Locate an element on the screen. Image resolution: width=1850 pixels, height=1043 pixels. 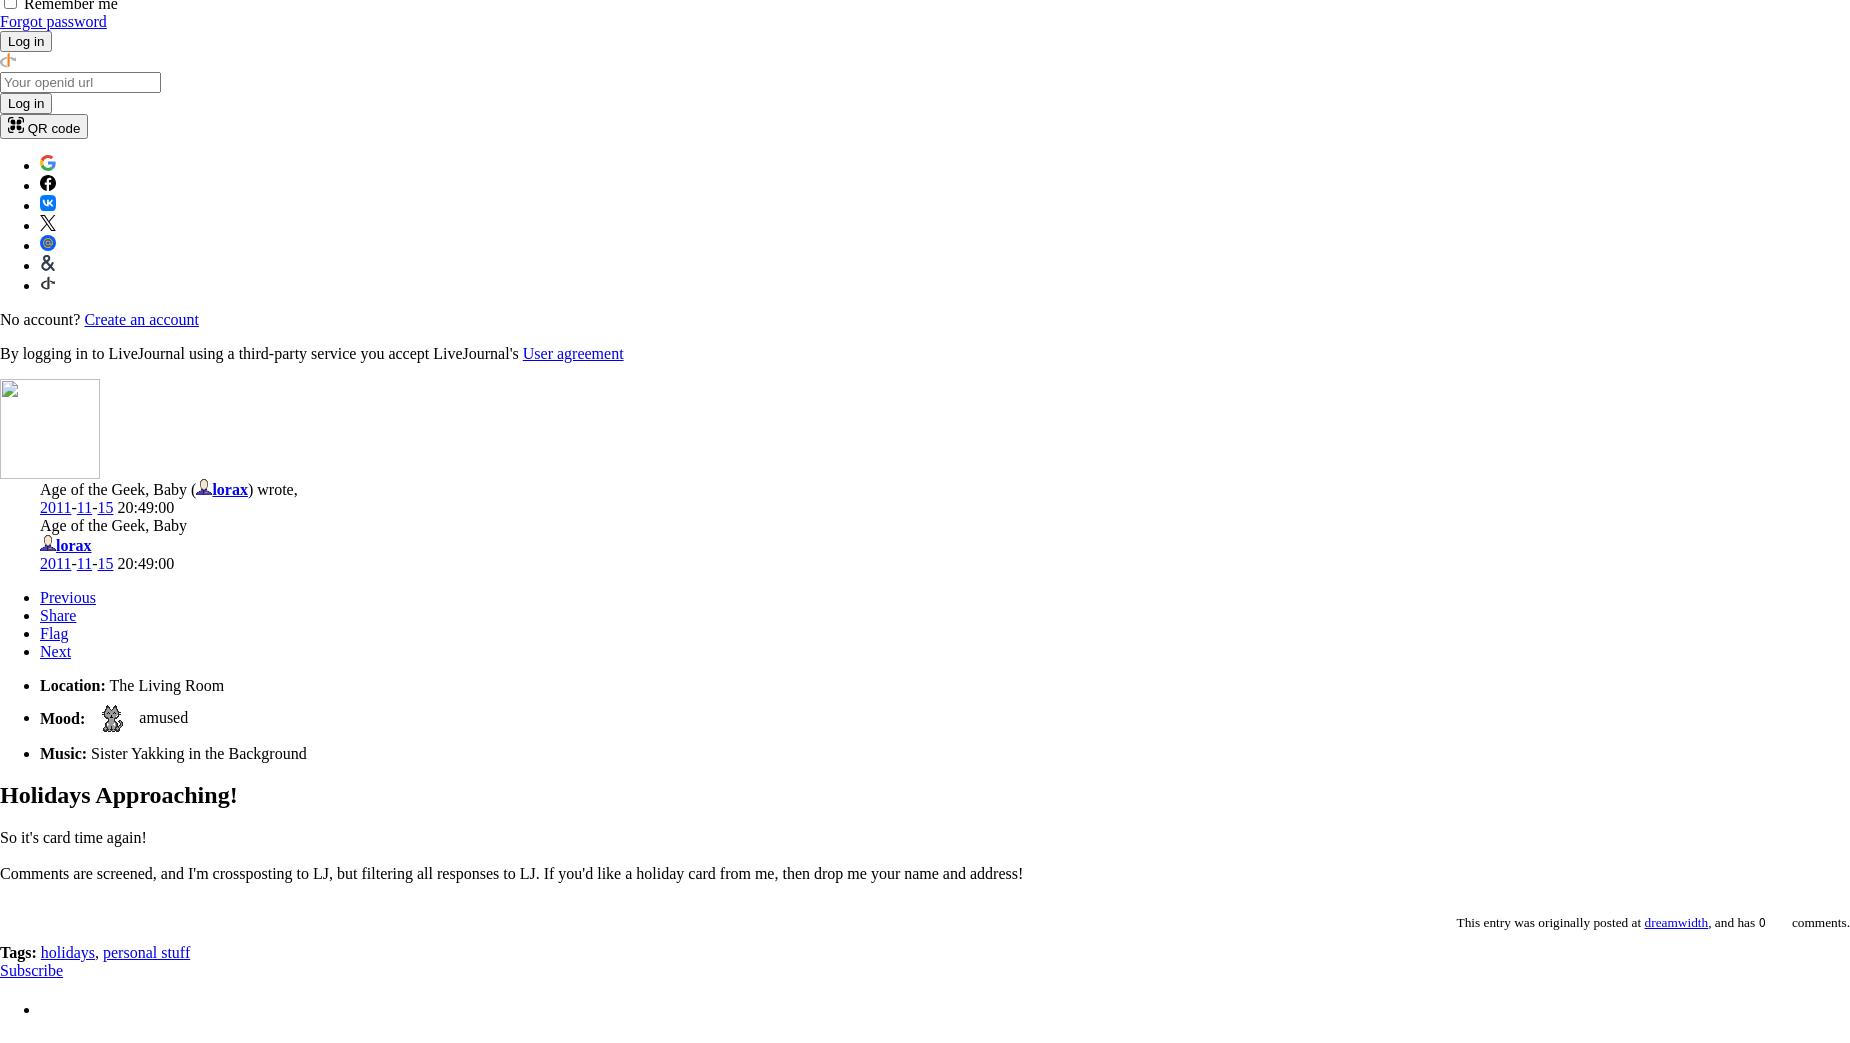
'Create an account' is located at coordinates (140, 317).